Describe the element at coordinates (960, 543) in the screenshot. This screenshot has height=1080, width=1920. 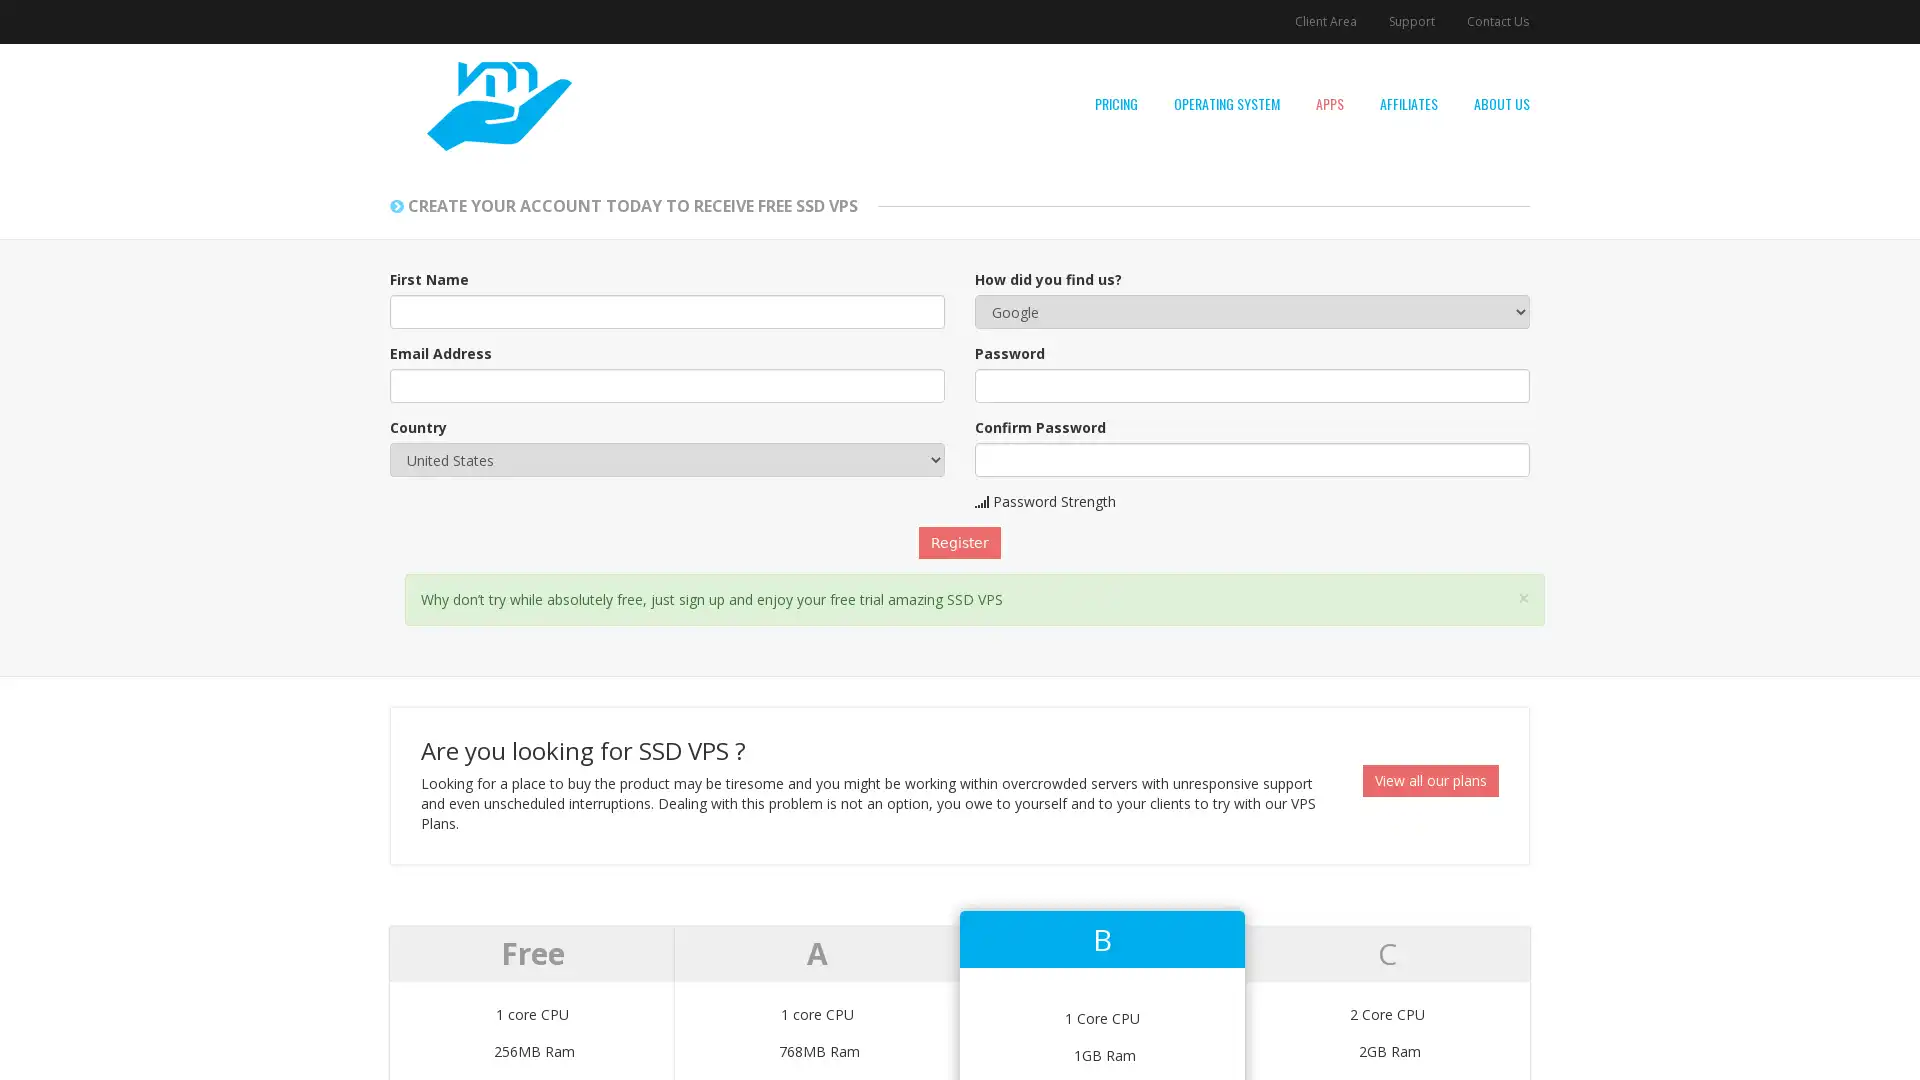
I see `Register` at that location.